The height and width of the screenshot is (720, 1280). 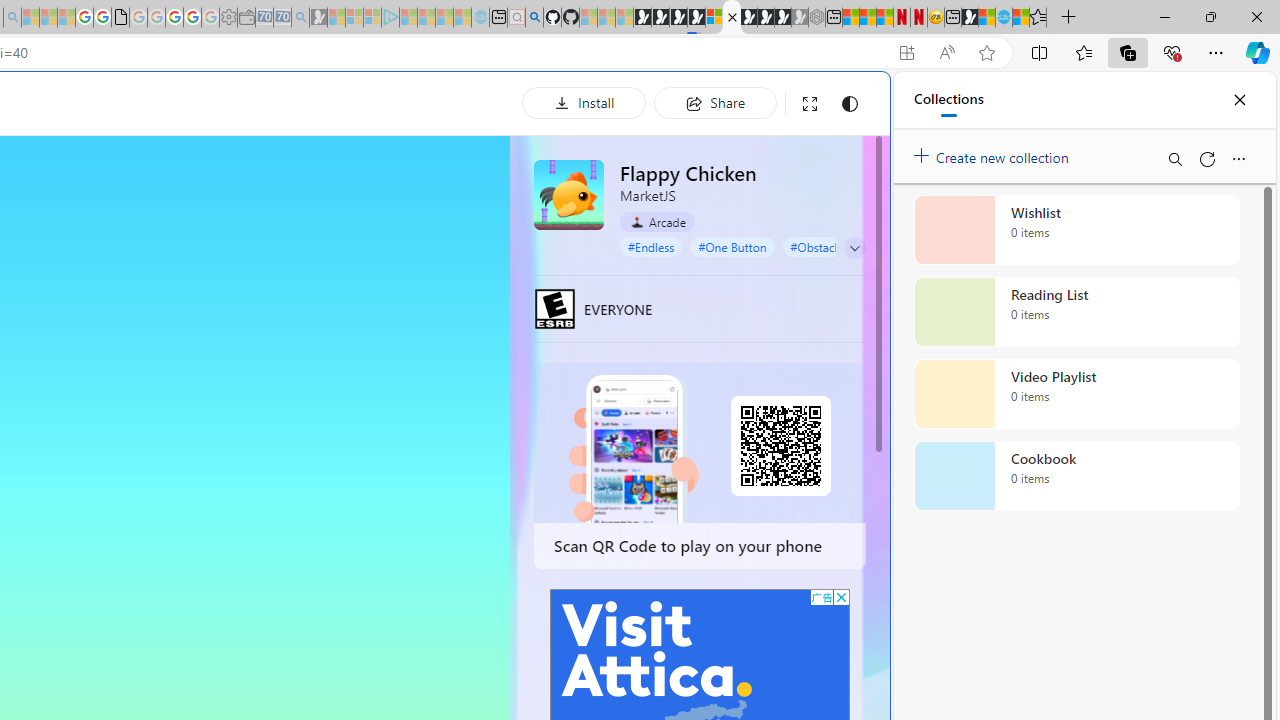 I want to click on 'Microsoft Start Gaming - Sleeping', so click(x=317, y=17).